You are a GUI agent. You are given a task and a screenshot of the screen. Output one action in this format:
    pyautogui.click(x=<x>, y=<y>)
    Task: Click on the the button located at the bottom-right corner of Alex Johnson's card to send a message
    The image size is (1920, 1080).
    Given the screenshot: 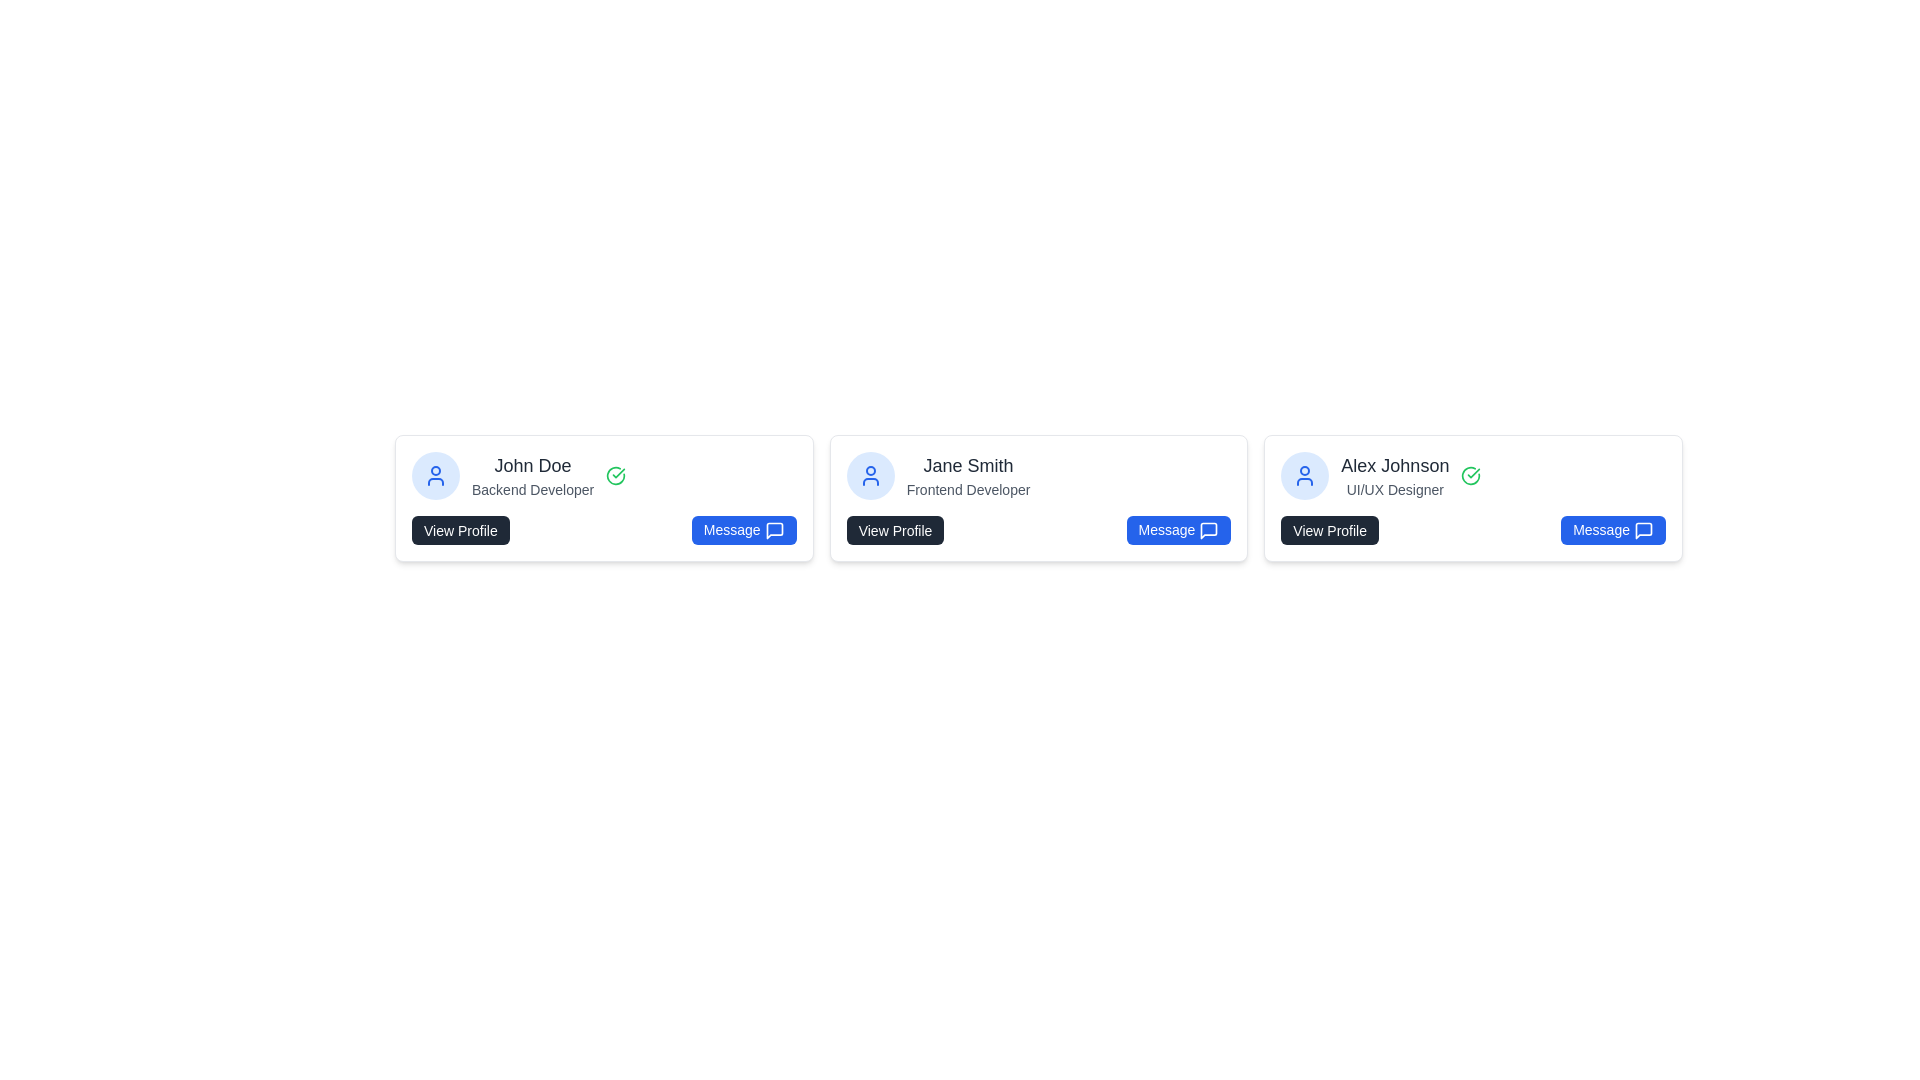 What is the action you would take?
    pyautogui.click(x=1613, y=529)
    